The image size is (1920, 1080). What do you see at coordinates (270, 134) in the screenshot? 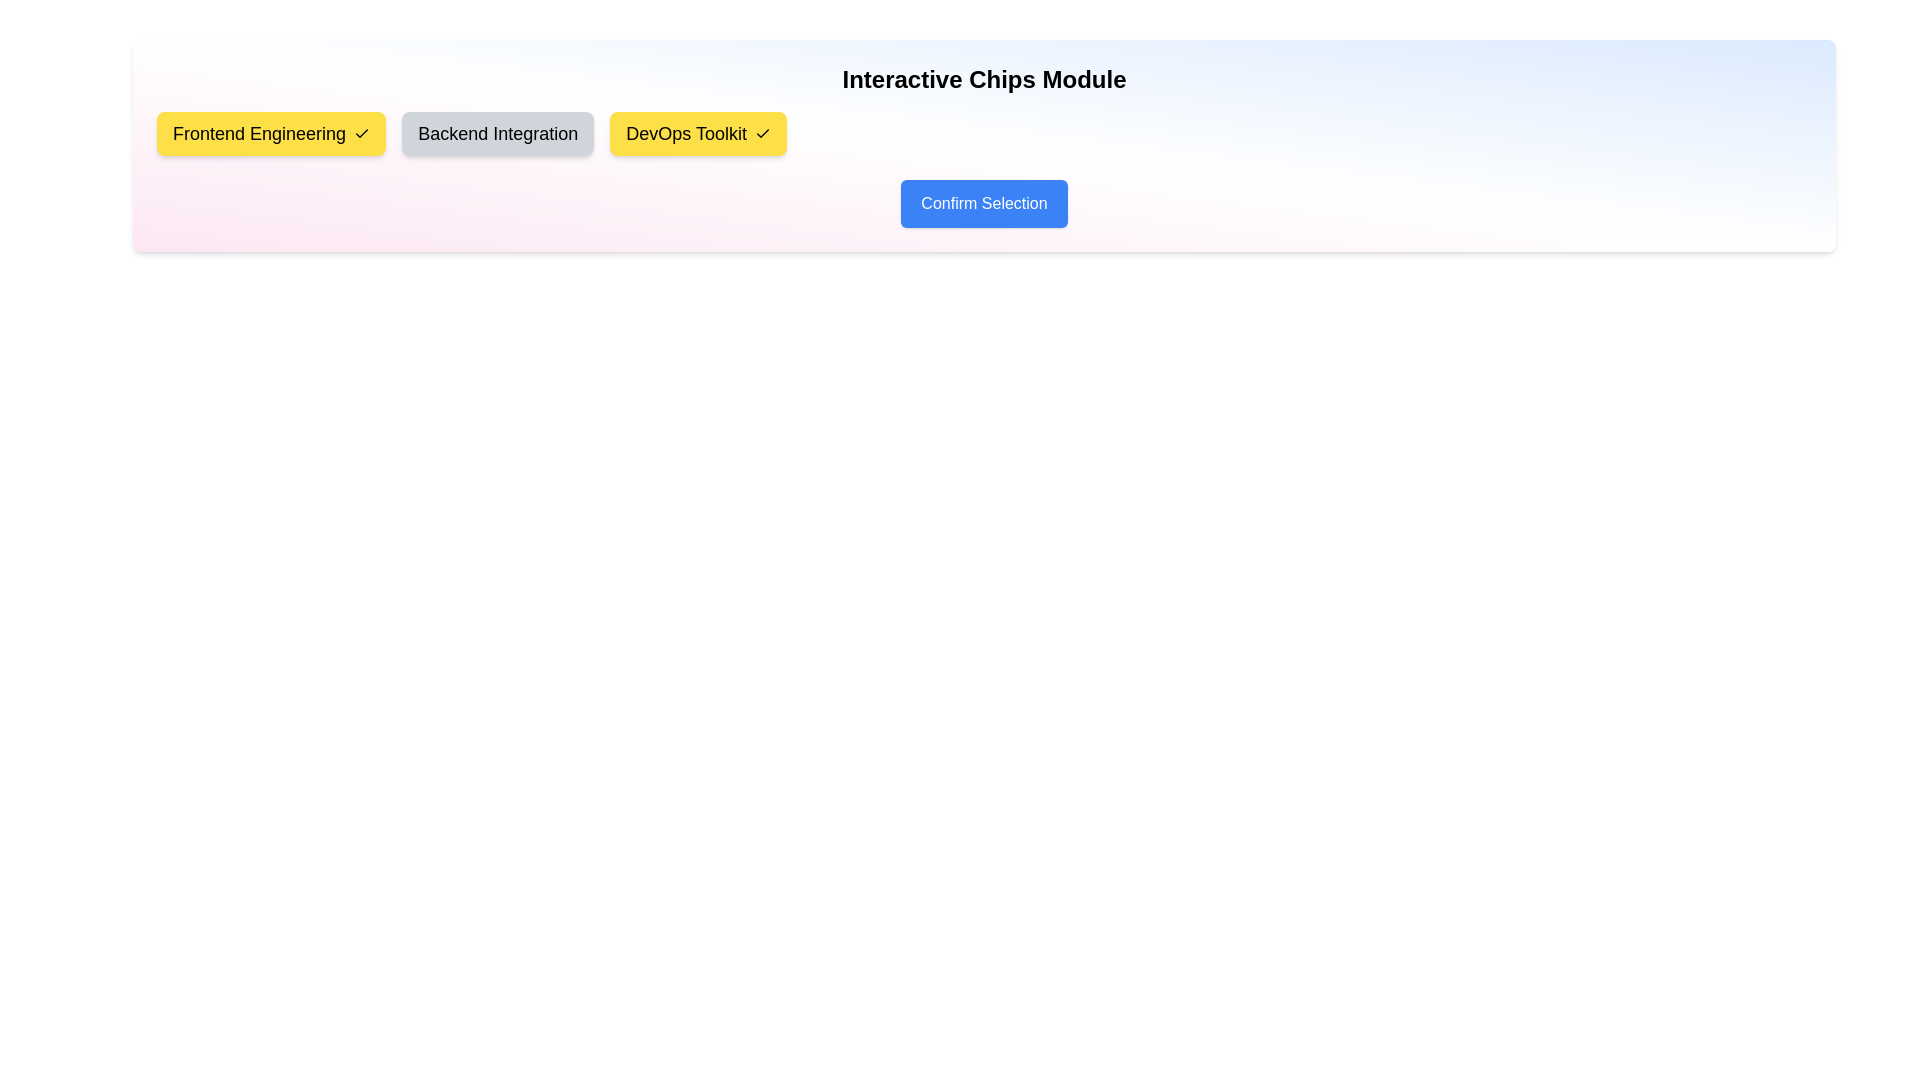
I see `the chip labeled Frontend Engineering to observe its hover effect` at bounding box center [270, 134].